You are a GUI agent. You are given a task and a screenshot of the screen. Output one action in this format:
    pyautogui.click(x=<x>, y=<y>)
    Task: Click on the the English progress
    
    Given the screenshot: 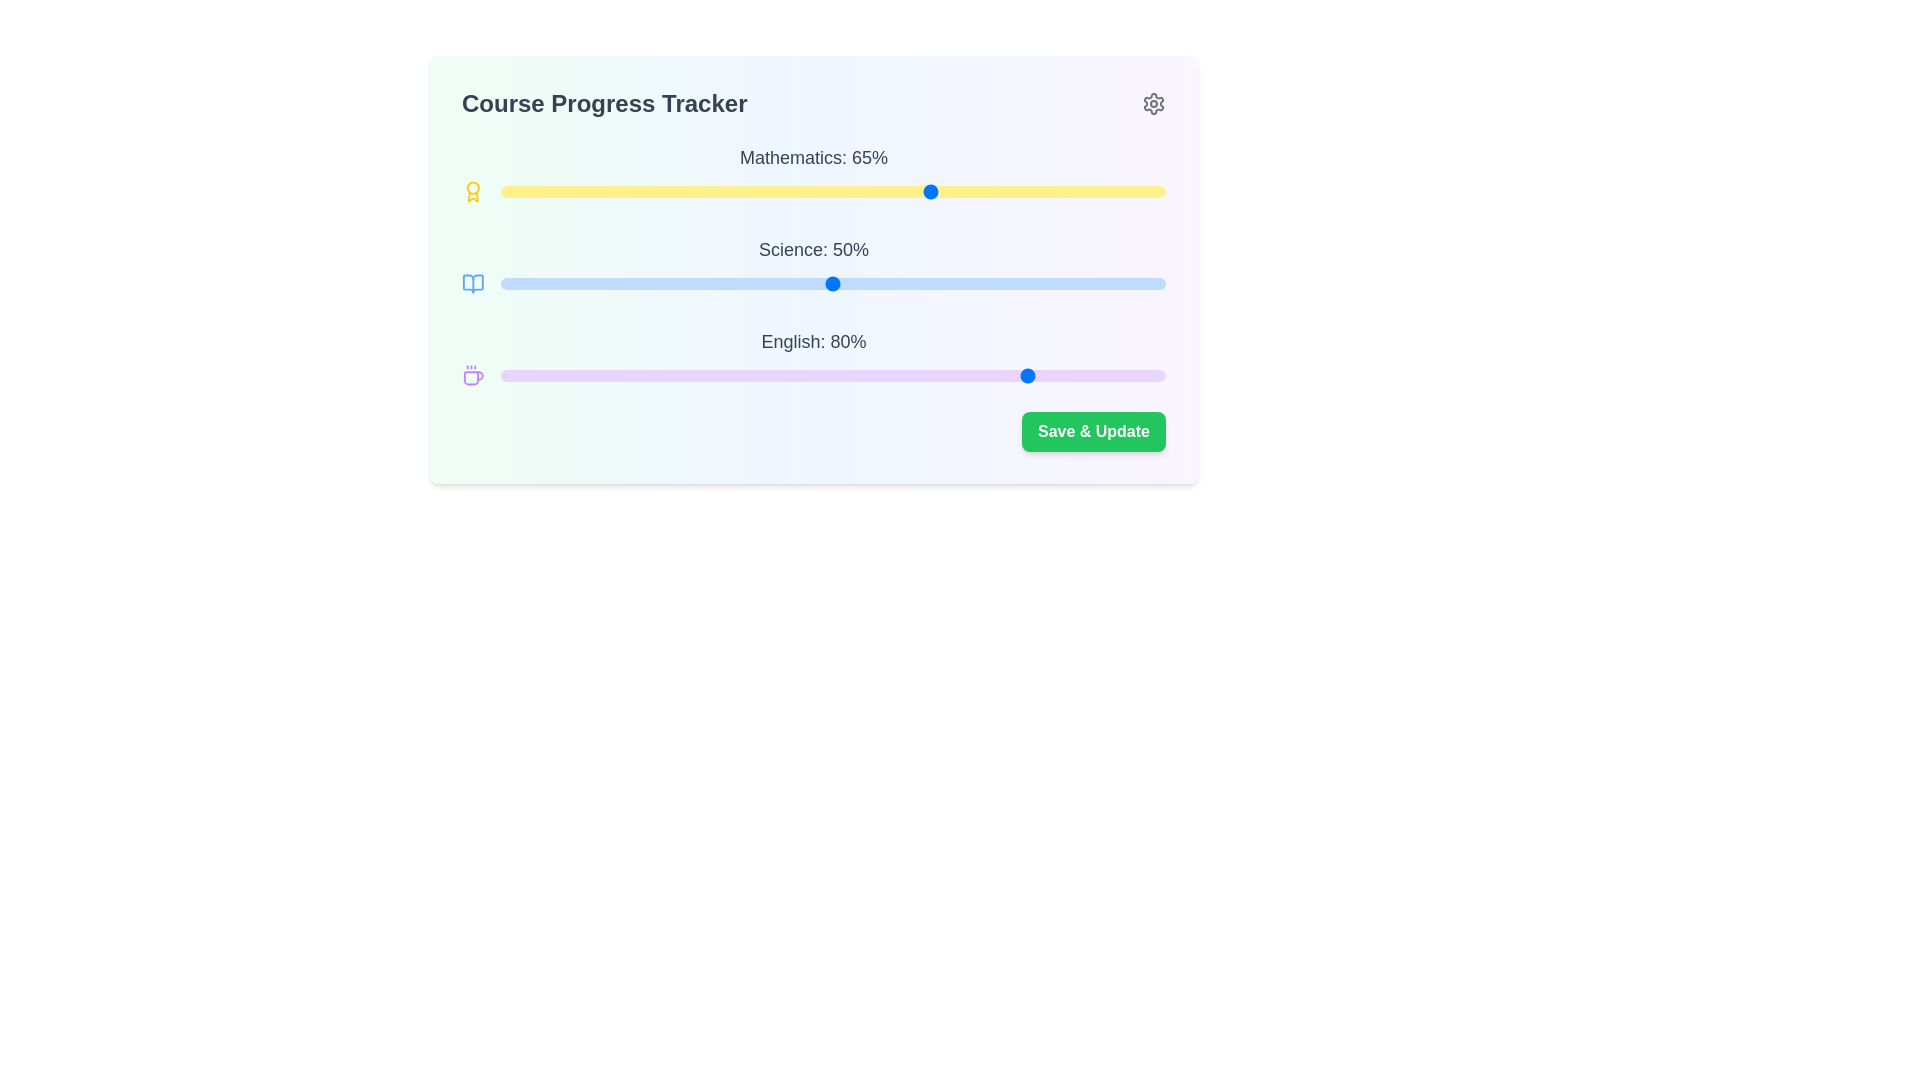 What is the action you would take?
    pyautogui.click(x=839, y=375)
    